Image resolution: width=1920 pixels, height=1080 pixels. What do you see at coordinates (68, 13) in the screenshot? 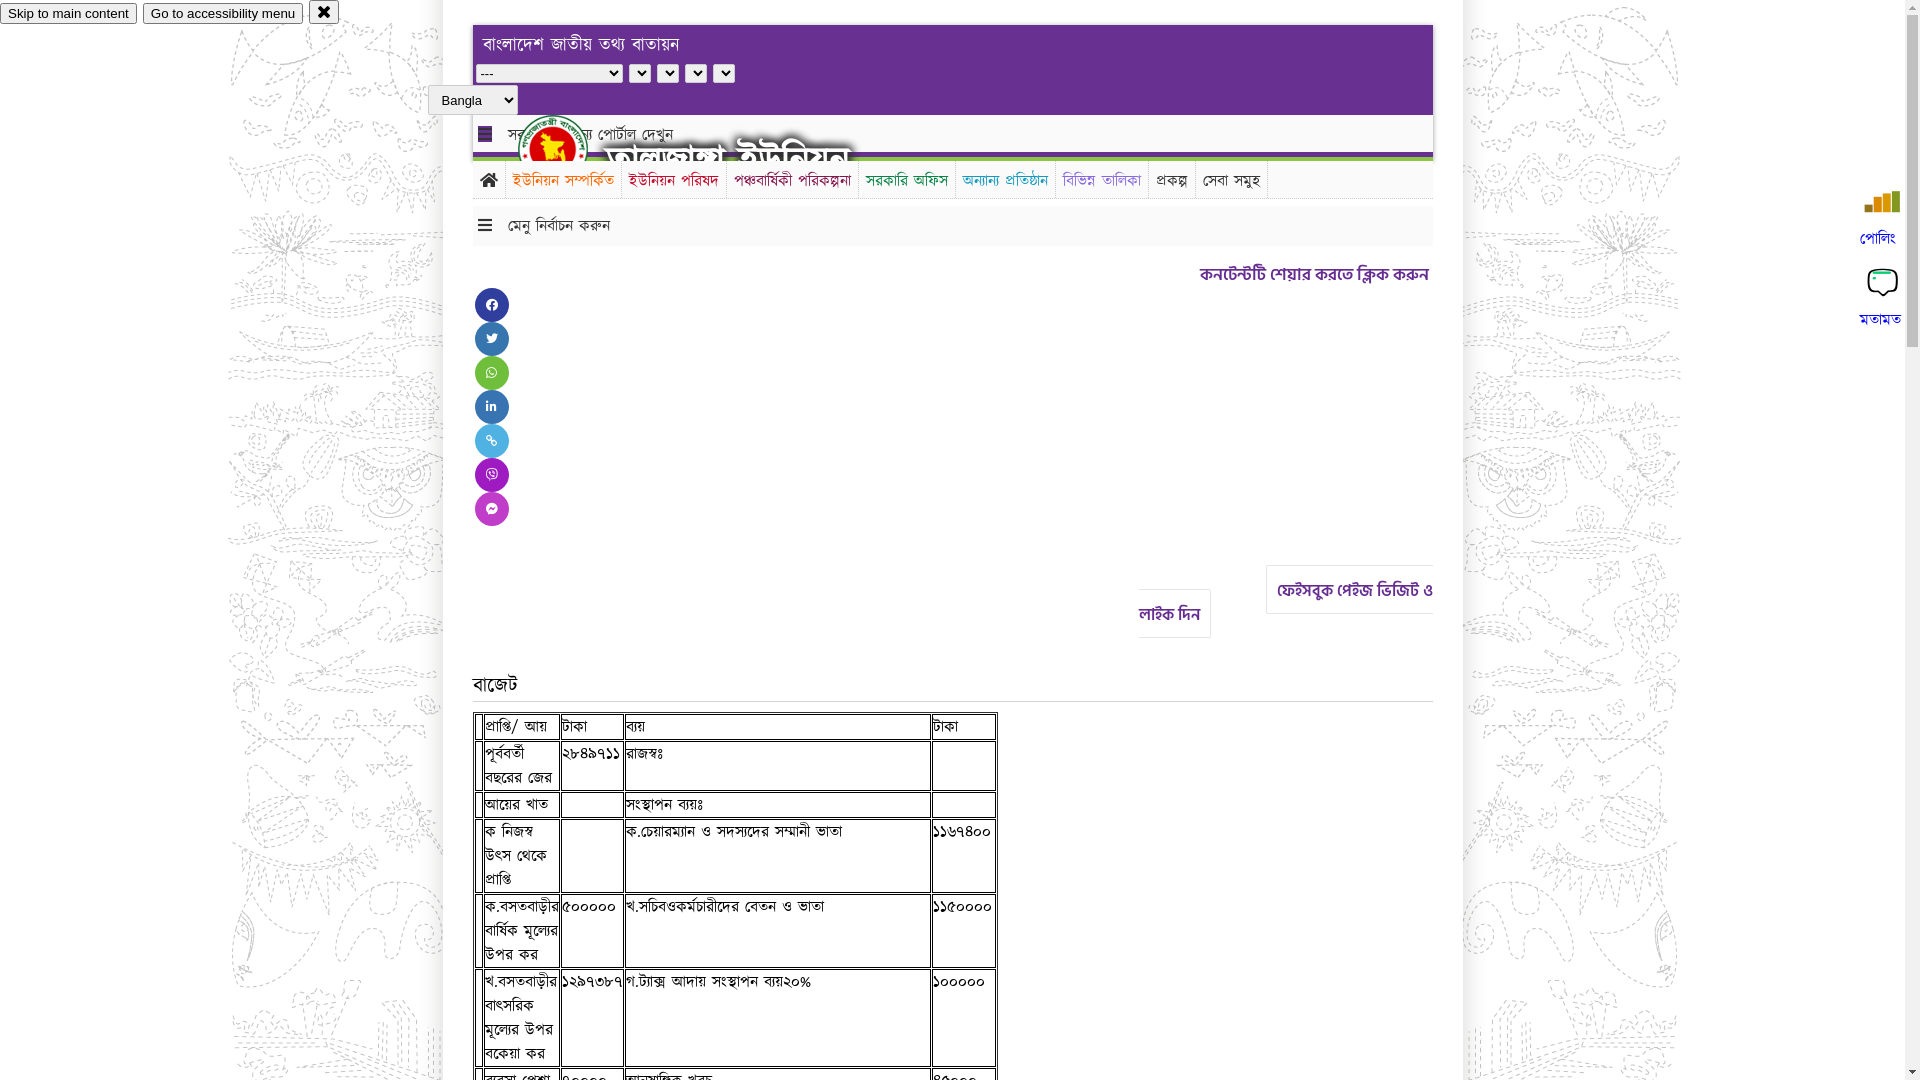
I see `'Skip to main content'` at bounding box center [68, 13].